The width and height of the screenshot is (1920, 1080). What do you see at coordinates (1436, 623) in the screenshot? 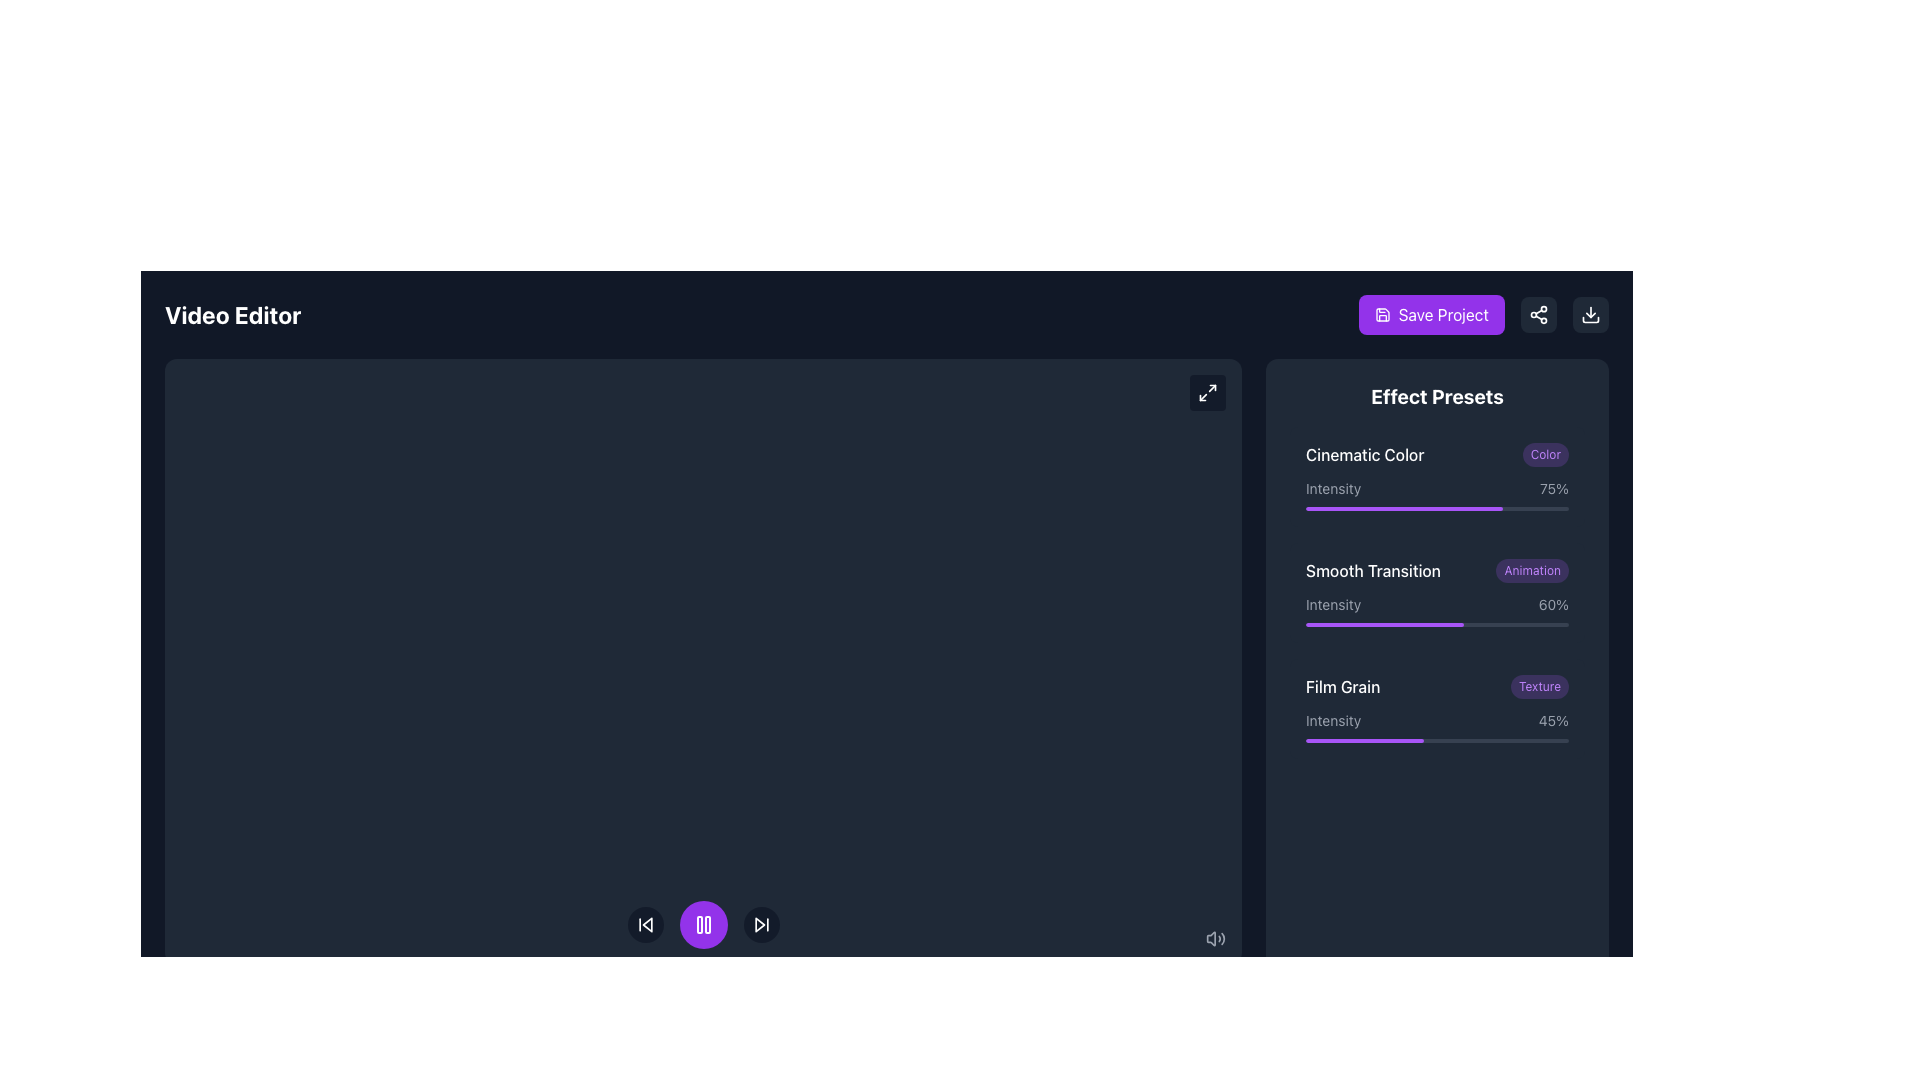
I see `the progress bar indicating 'Smooth Transition Intensity' with a filled portion extending to 60%` at bounding box center [1436, 623].